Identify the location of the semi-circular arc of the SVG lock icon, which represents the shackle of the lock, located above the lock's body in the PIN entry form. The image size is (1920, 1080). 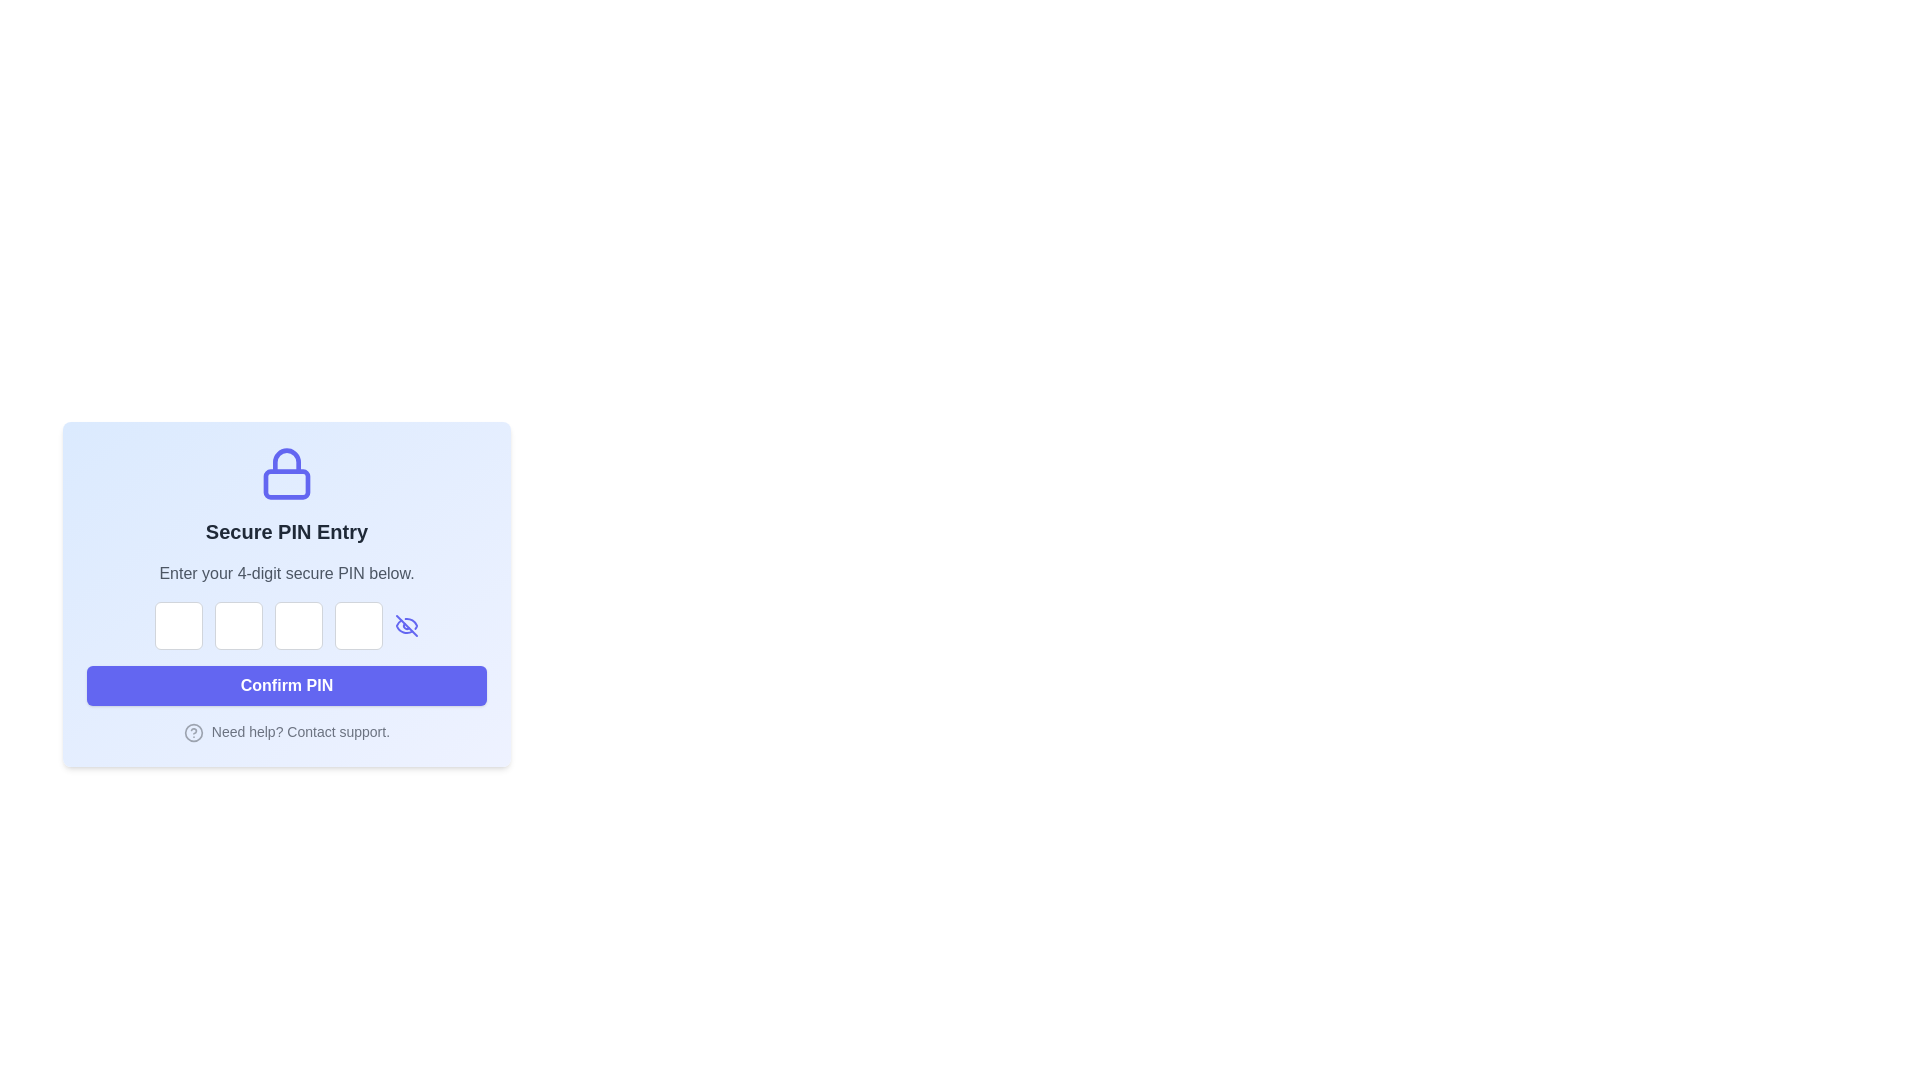
(286, 461).